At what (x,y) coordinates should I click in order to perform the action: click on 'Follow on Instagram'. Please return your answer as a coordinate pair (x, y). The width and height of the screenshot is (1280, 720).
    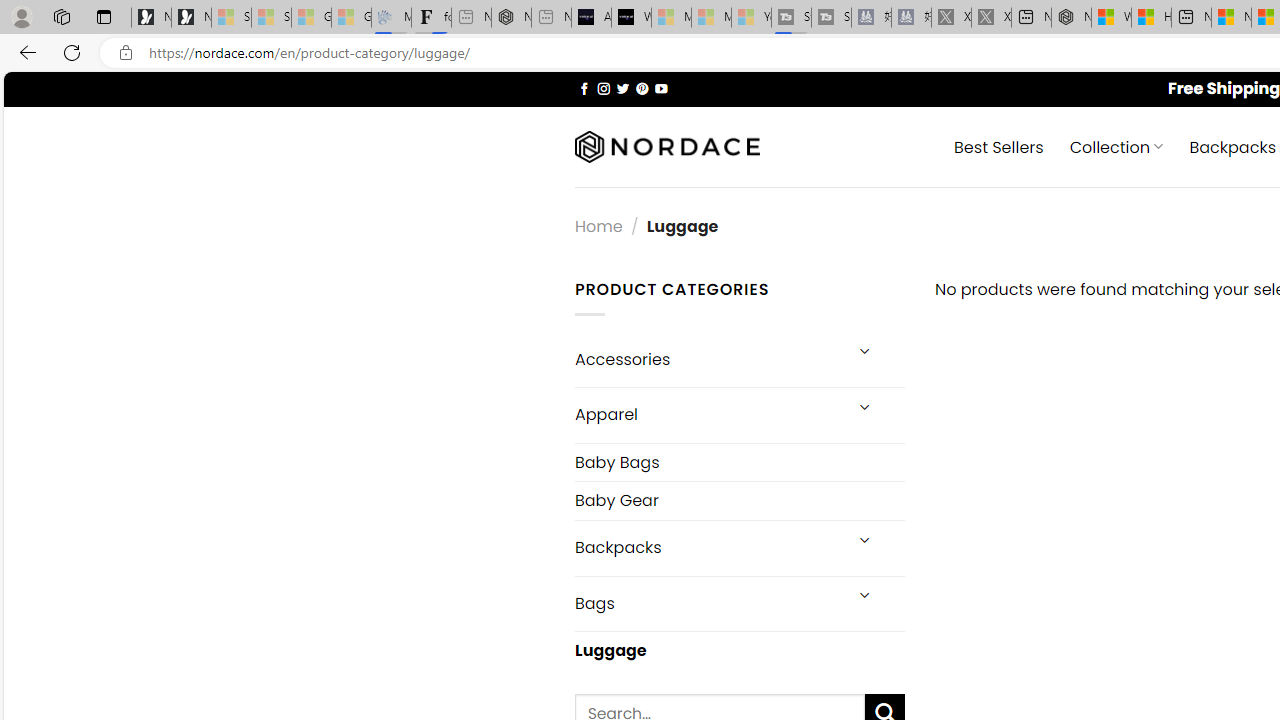
    Looking at the image, I should click on (602, 87).